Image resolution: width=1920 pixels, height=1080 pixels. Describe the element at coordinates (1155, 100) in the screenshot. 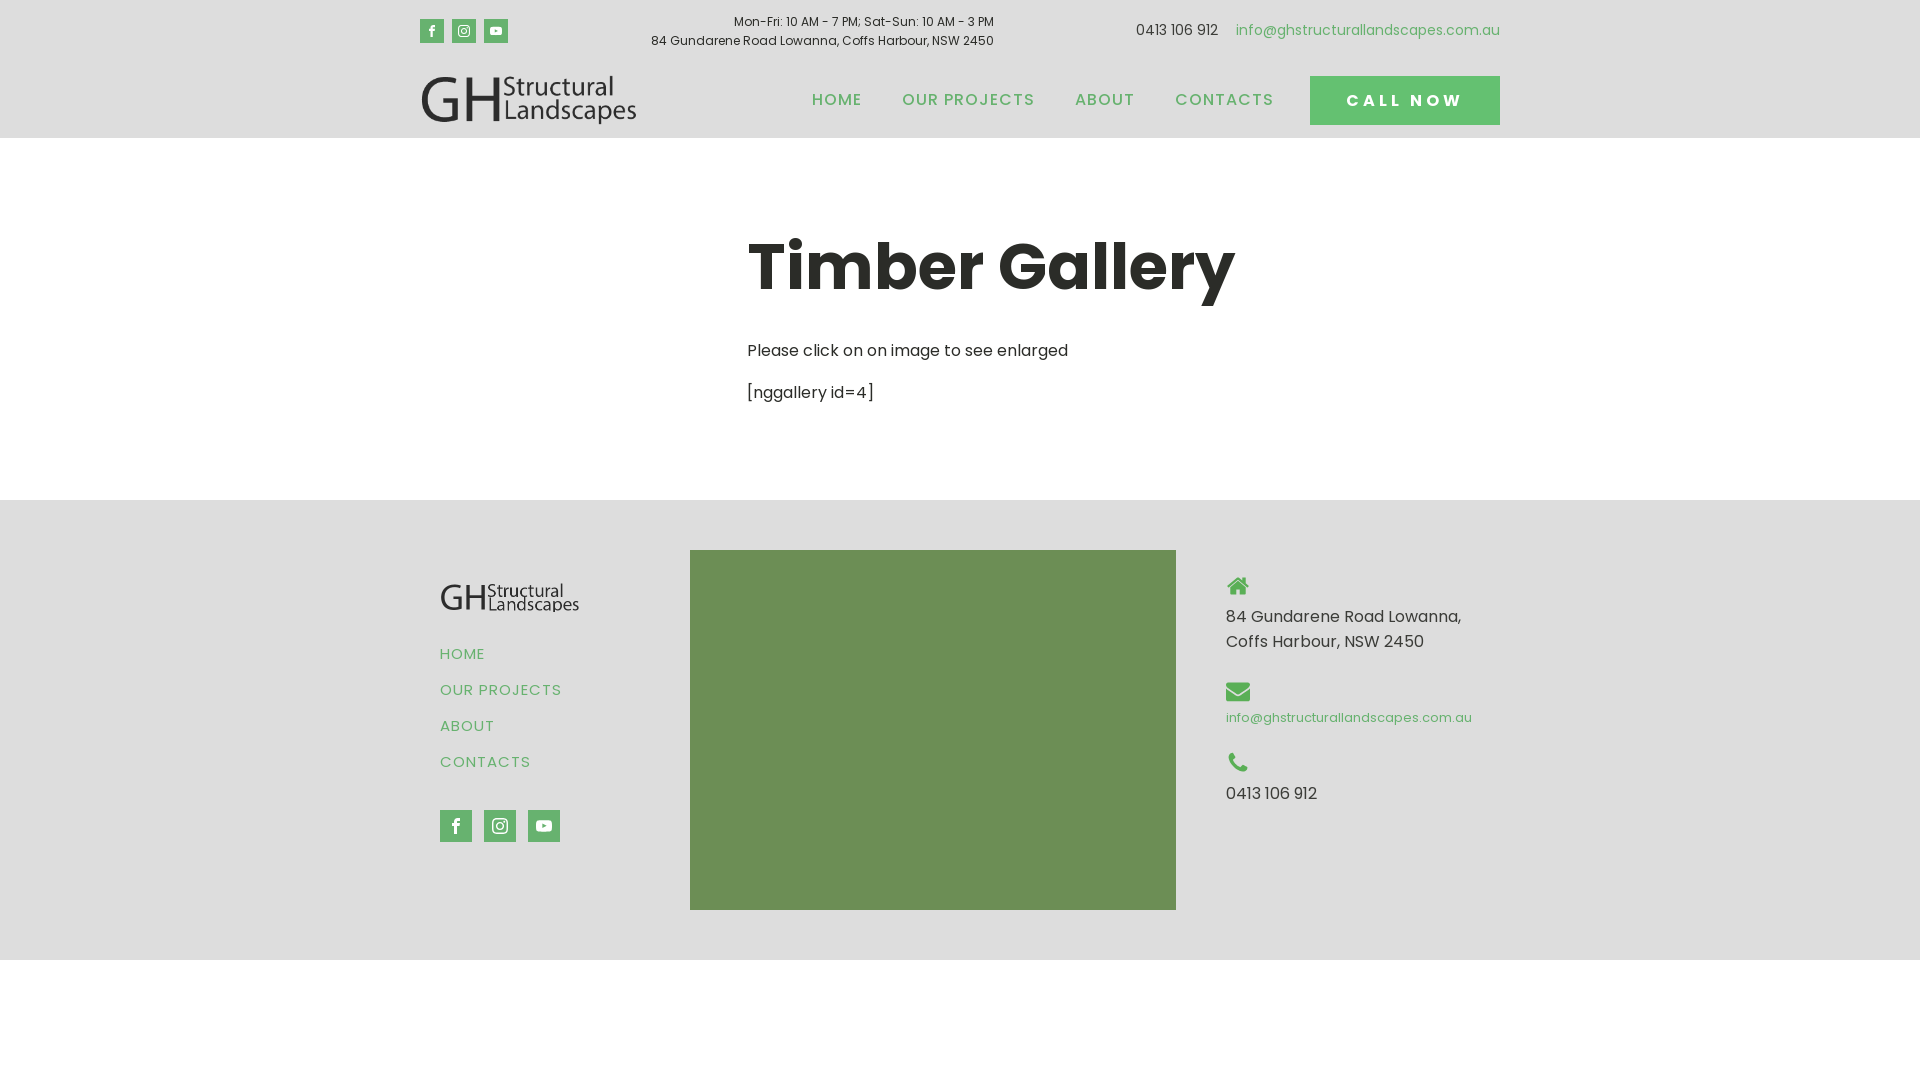

I see `'CONTACTS'` at that location.